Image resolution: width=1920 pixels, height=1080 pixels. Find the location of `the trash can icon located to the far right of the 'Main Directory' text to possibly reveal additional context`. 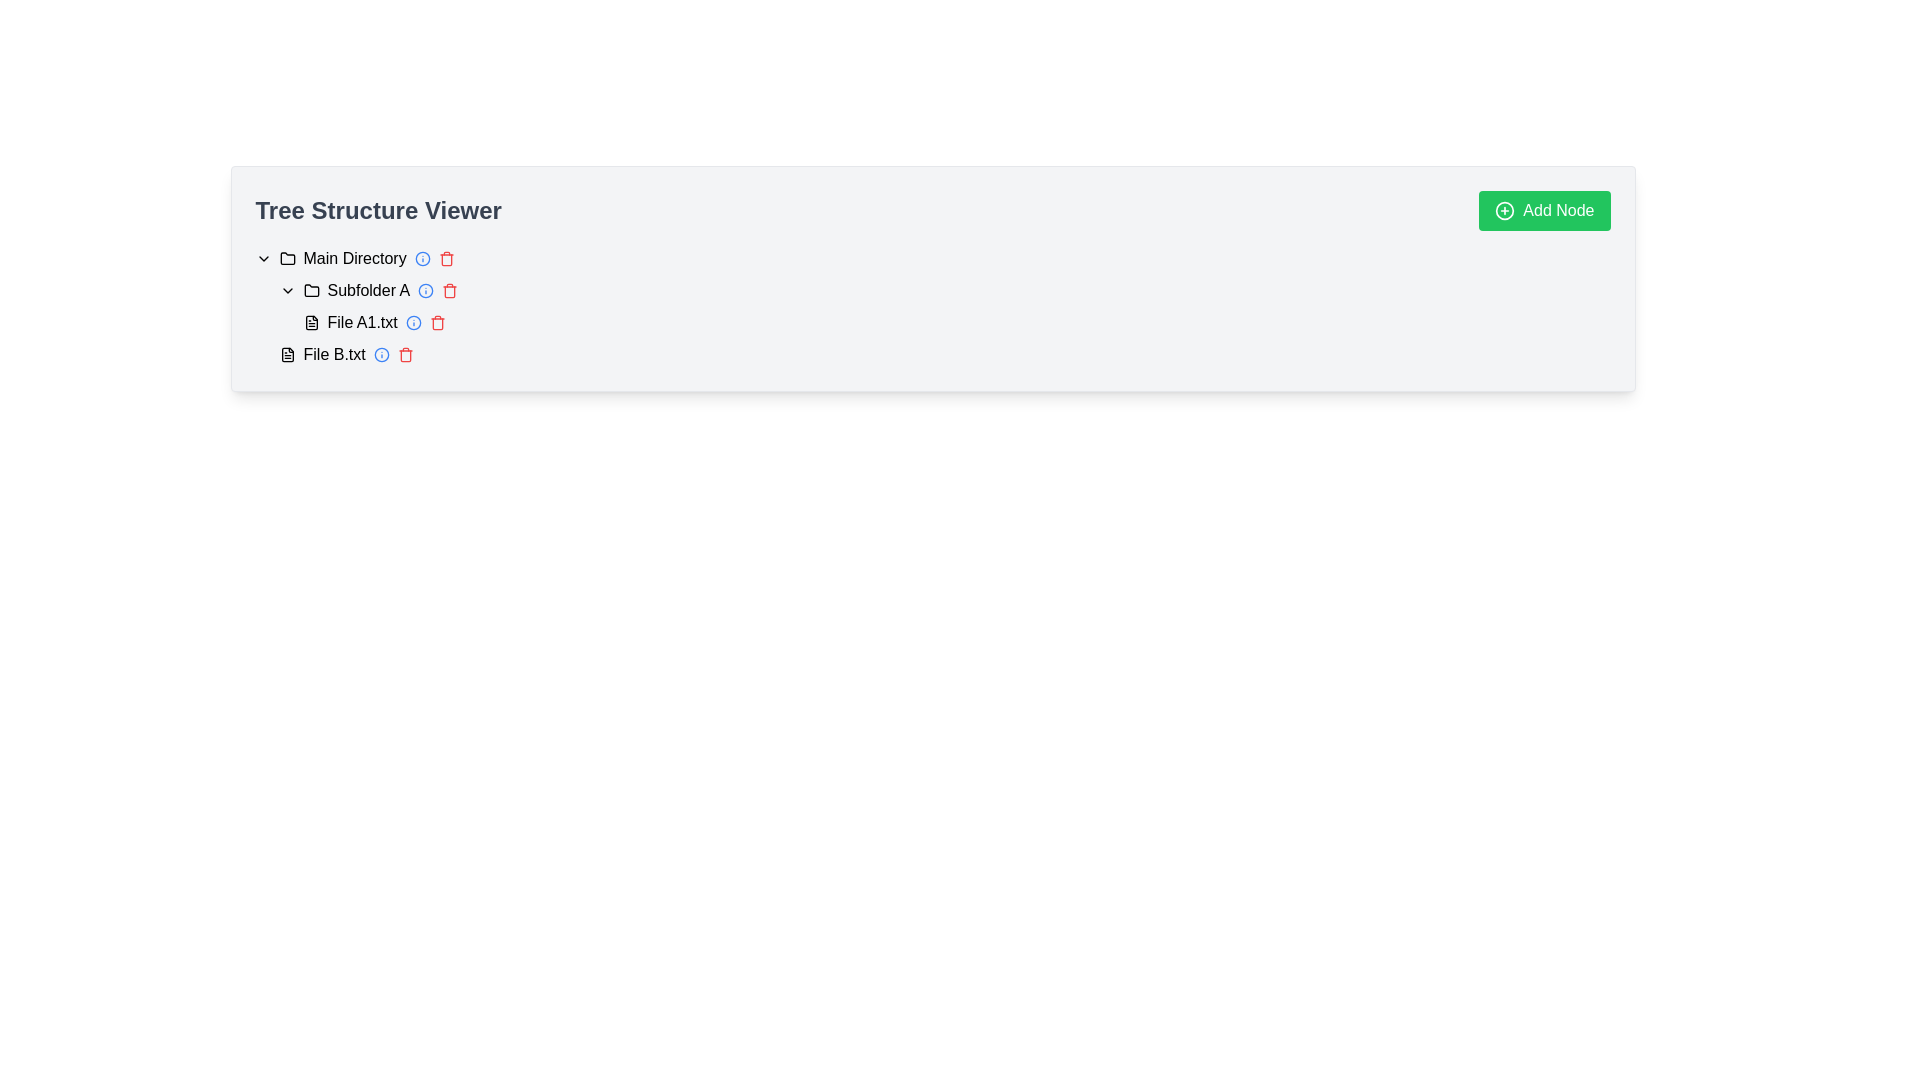

the trash can icon located to the far right of the 'Main Directory' text to possibly reveal additional context is located at coordinates (445, 257).